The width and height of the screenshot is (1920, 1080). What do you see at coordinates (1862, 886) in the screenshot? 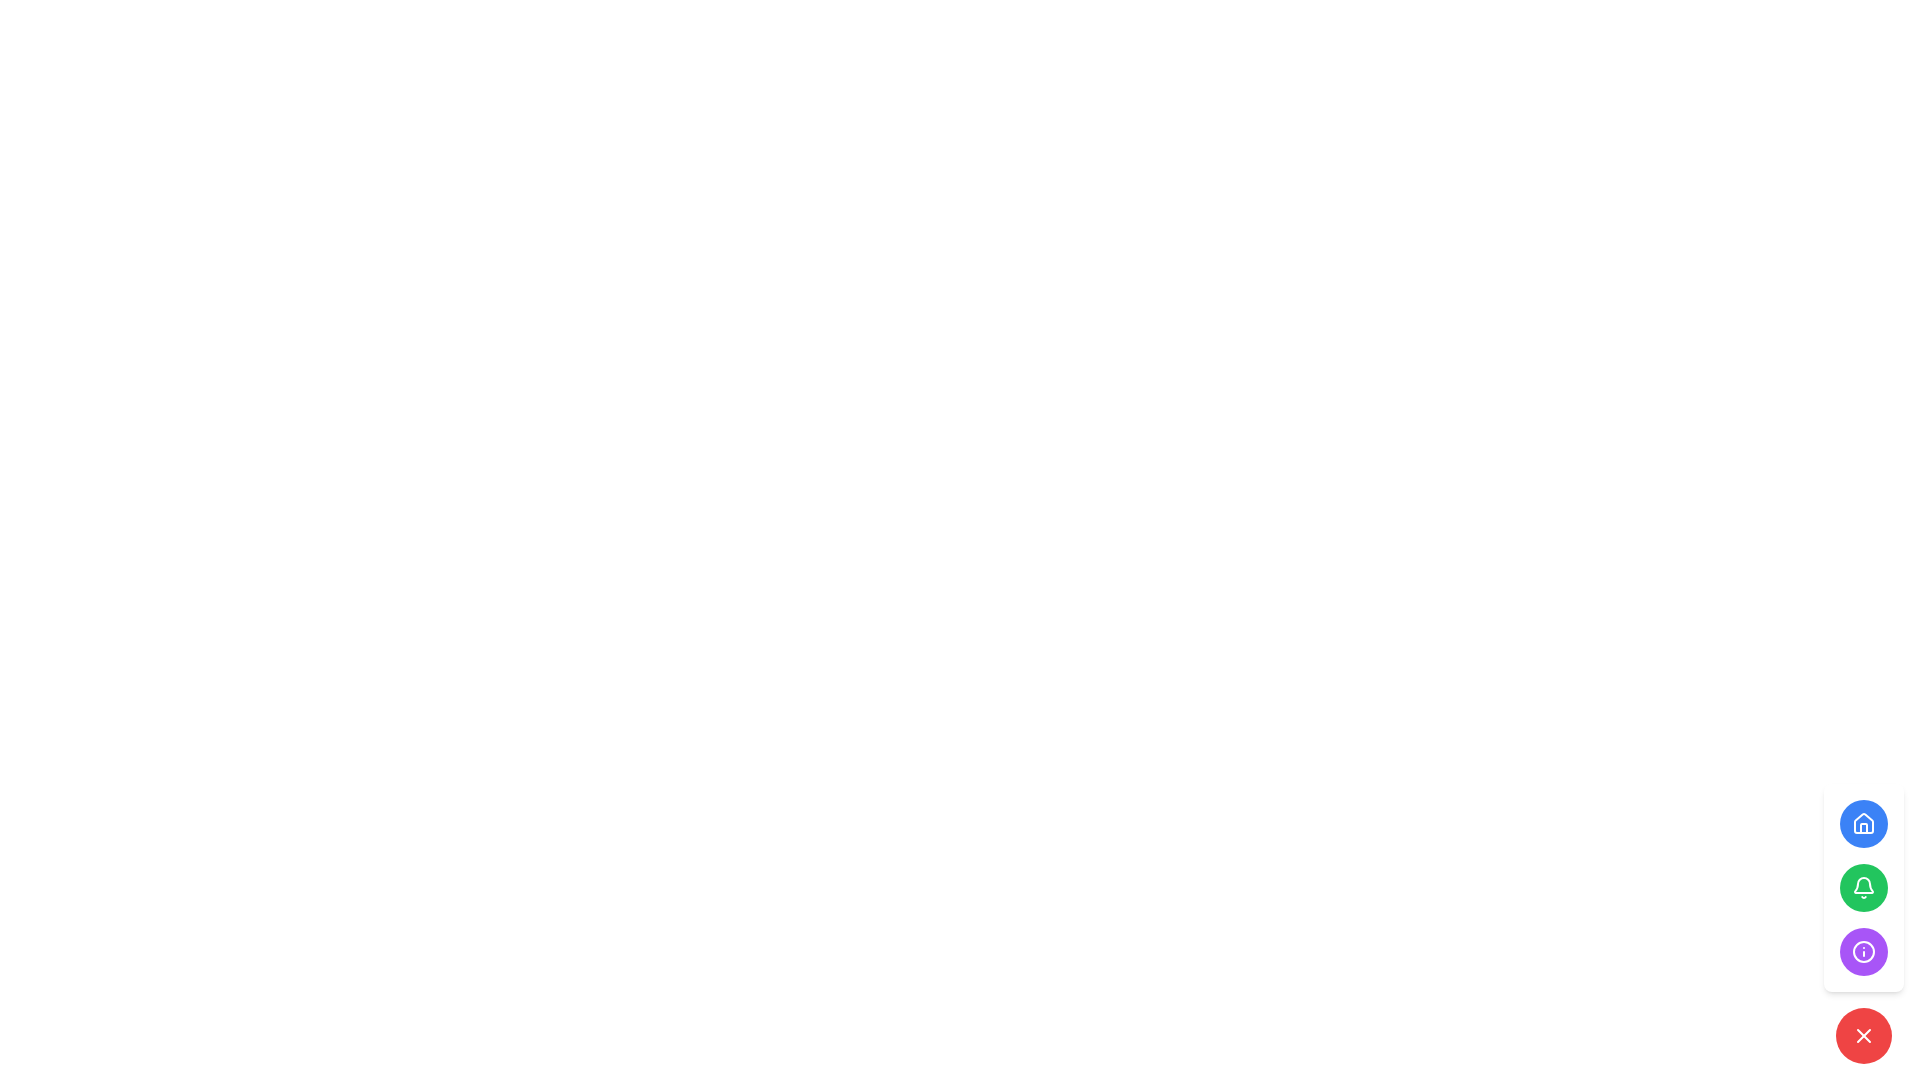
I see `the green bell icon button located at the bottom-right corner of the interface` at bounding box center [1862, 886].